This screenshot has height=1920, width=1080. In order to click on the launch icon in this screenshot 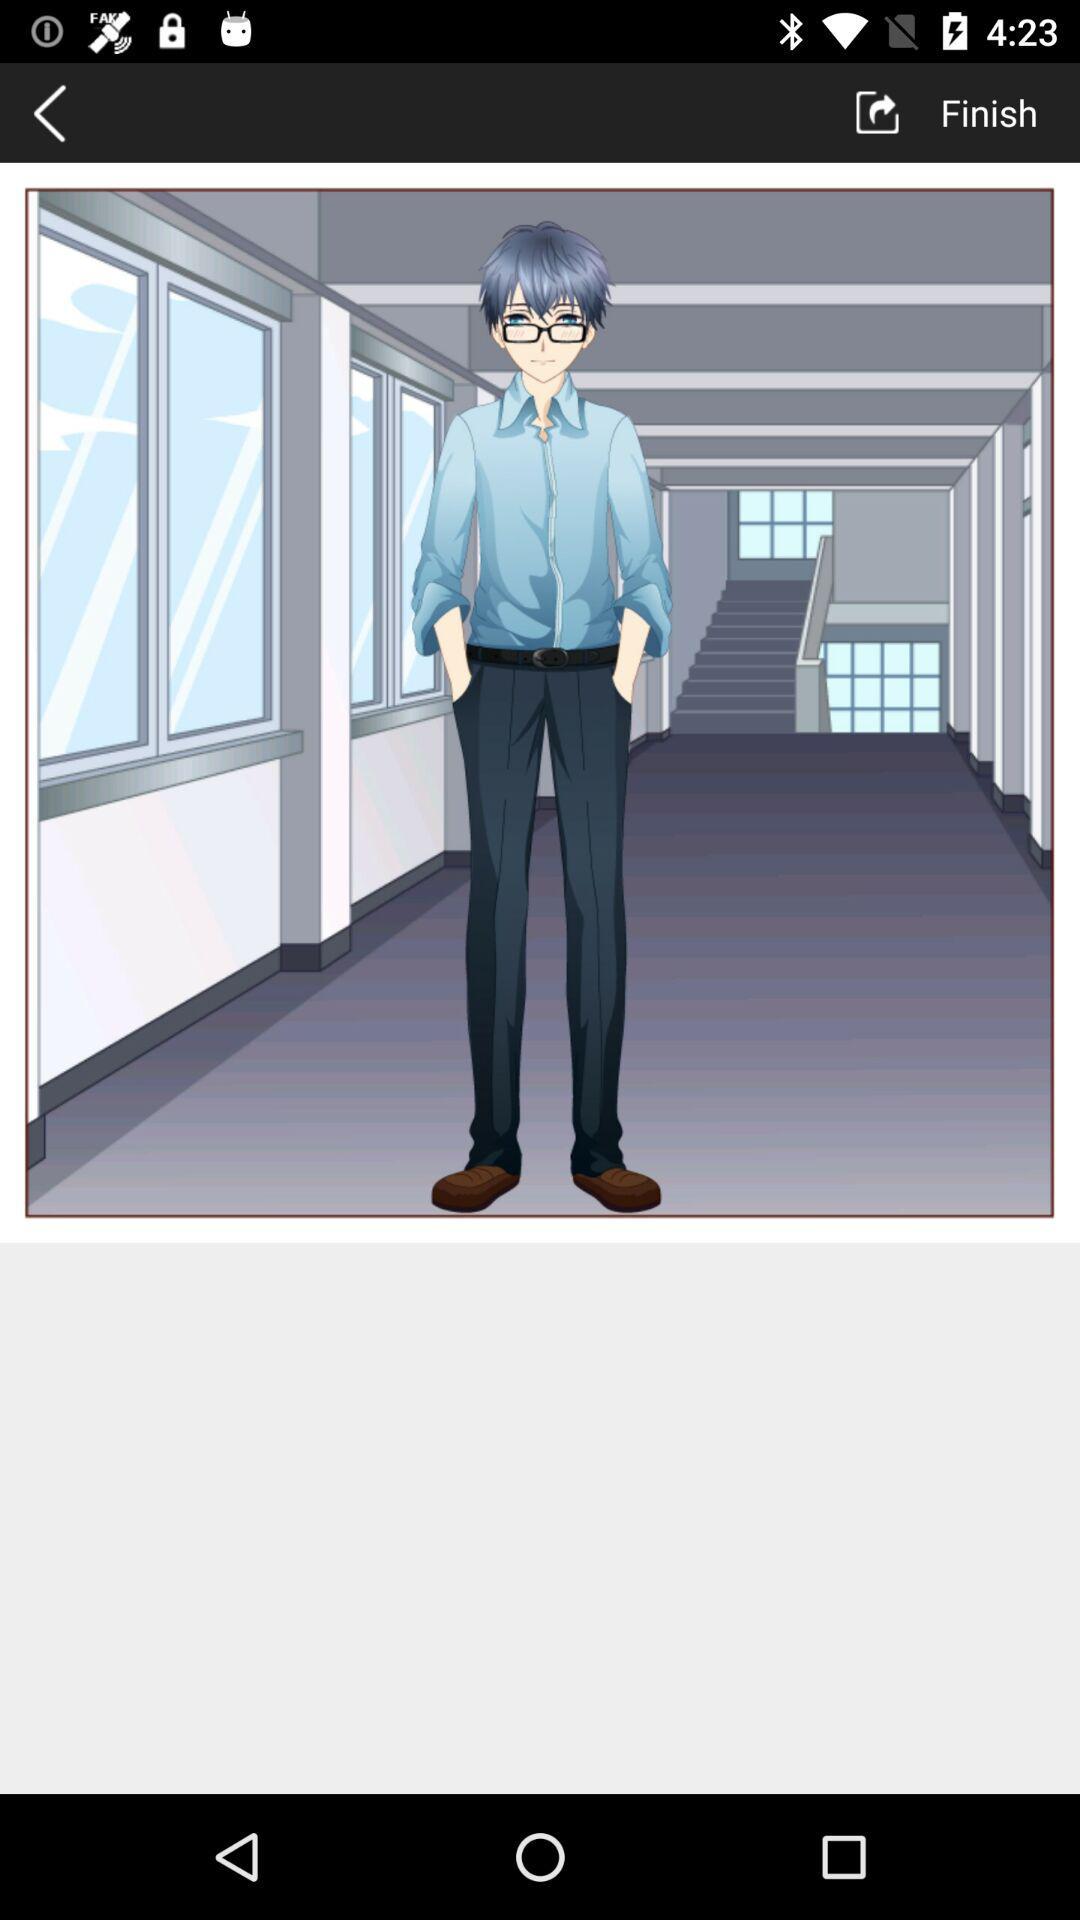, I will do `click(876, 111)`.